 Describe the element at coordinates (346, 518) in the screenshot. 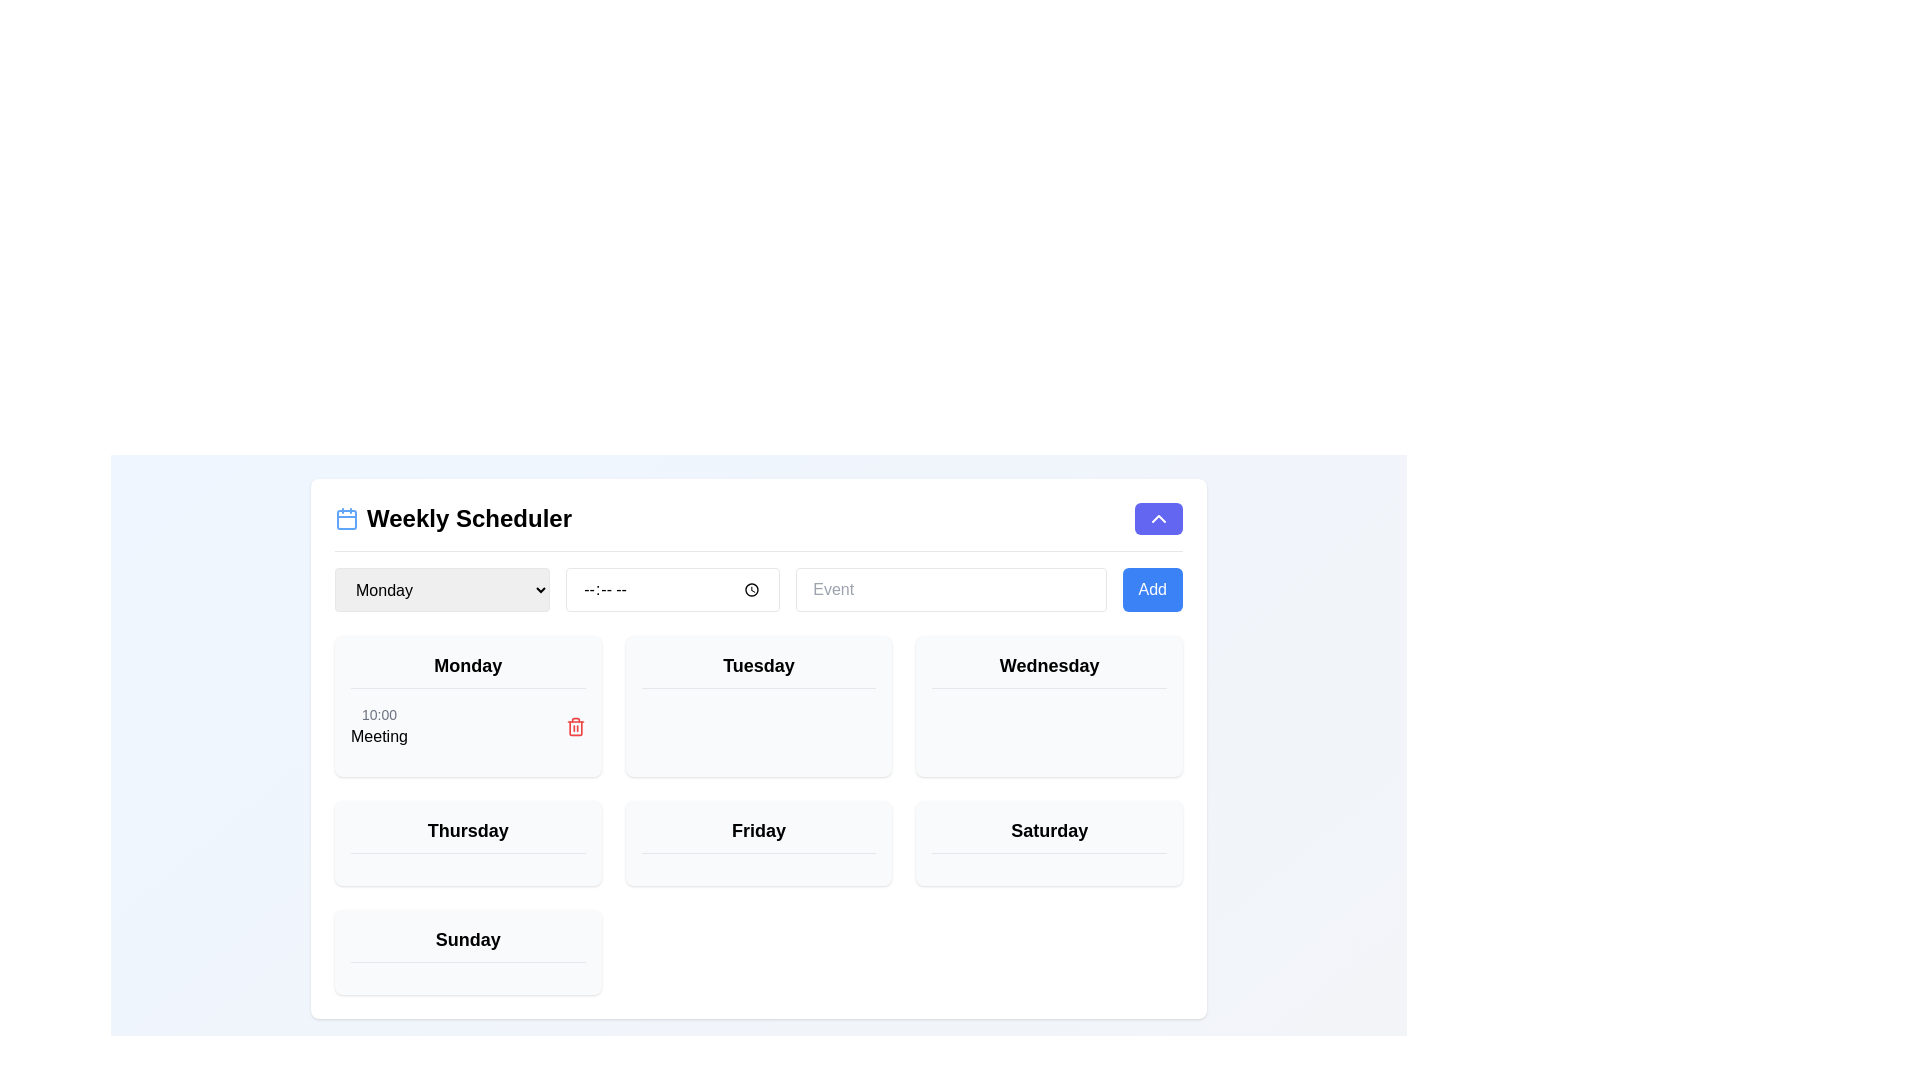

I see `the calendar icon, which is depicted with a square outline, two vertical lines at the top, and is light blue in color, located to the left of the 'Weekly Scheduler' title` at that location.